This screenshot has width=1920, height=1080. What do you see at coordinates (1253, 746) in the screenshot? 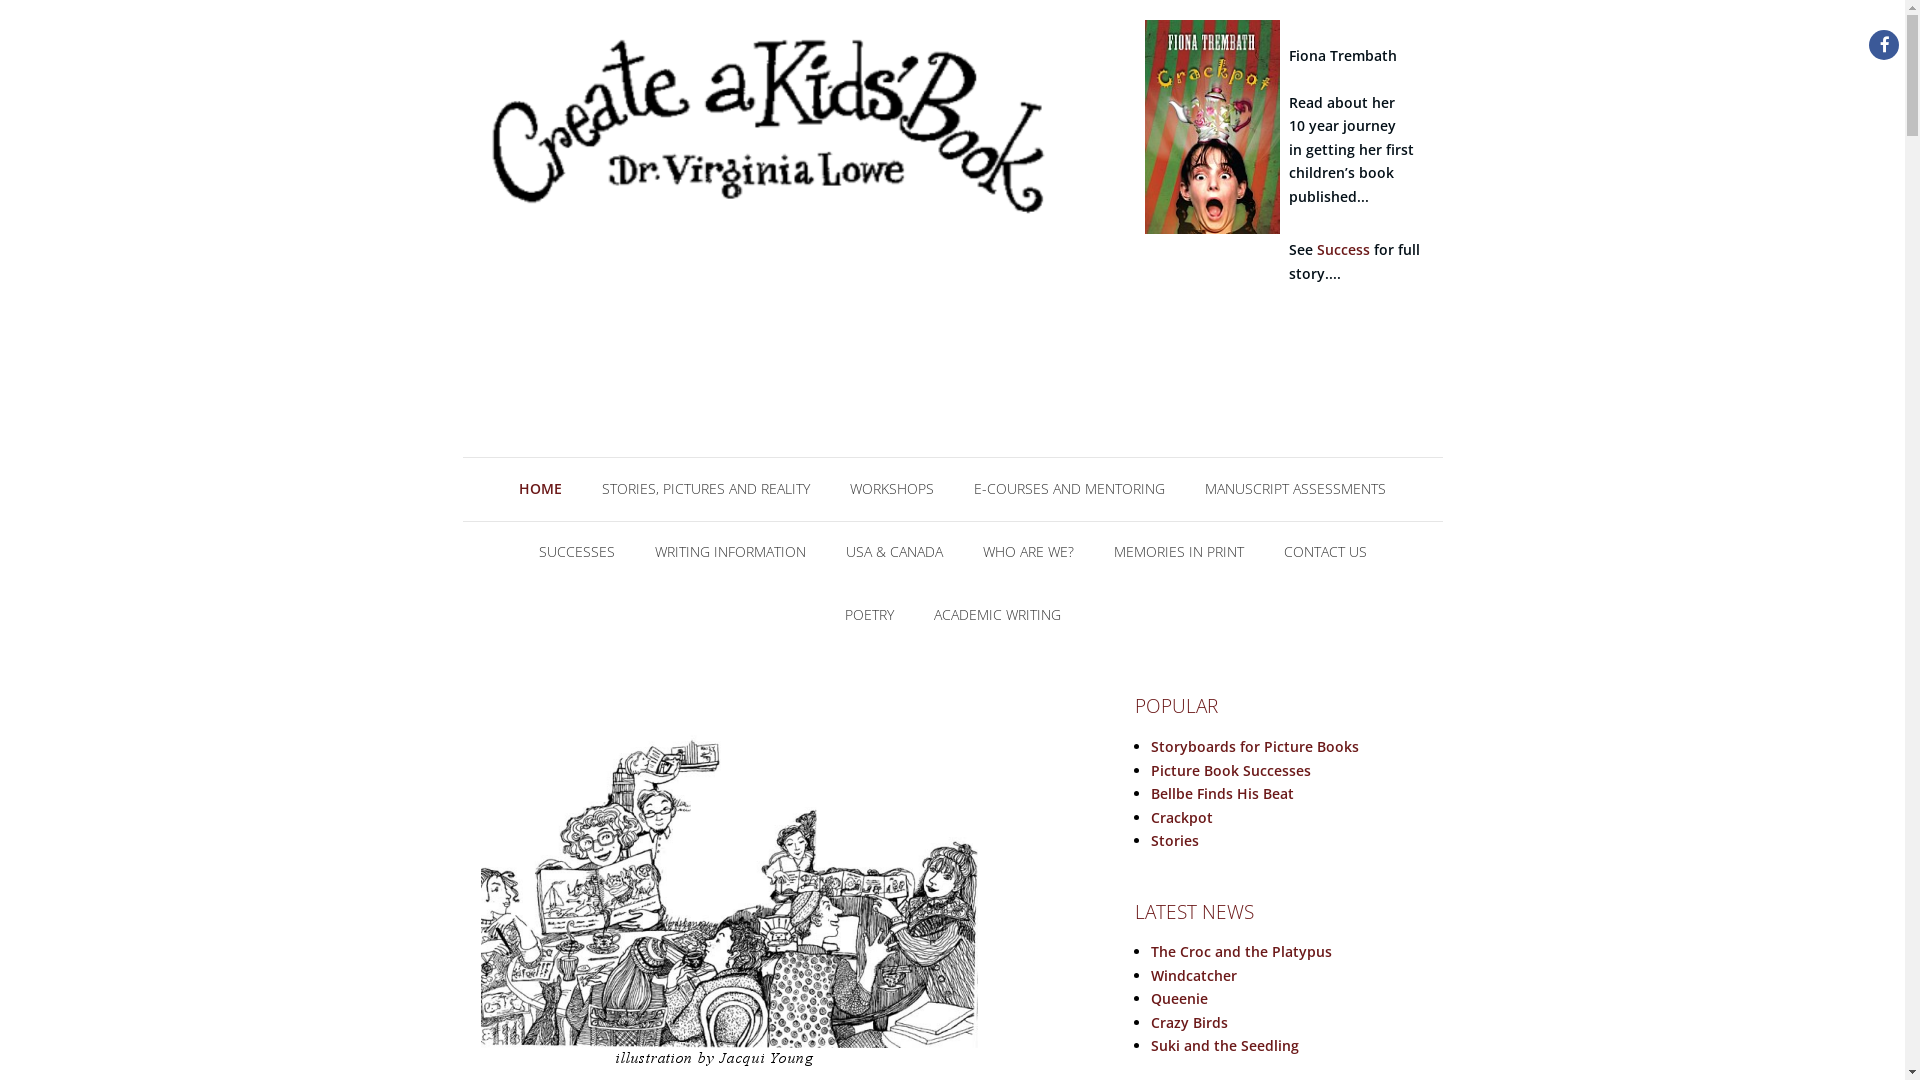
I see `'Storyboards for Picture Books'` at bounding box center [1253, 746].